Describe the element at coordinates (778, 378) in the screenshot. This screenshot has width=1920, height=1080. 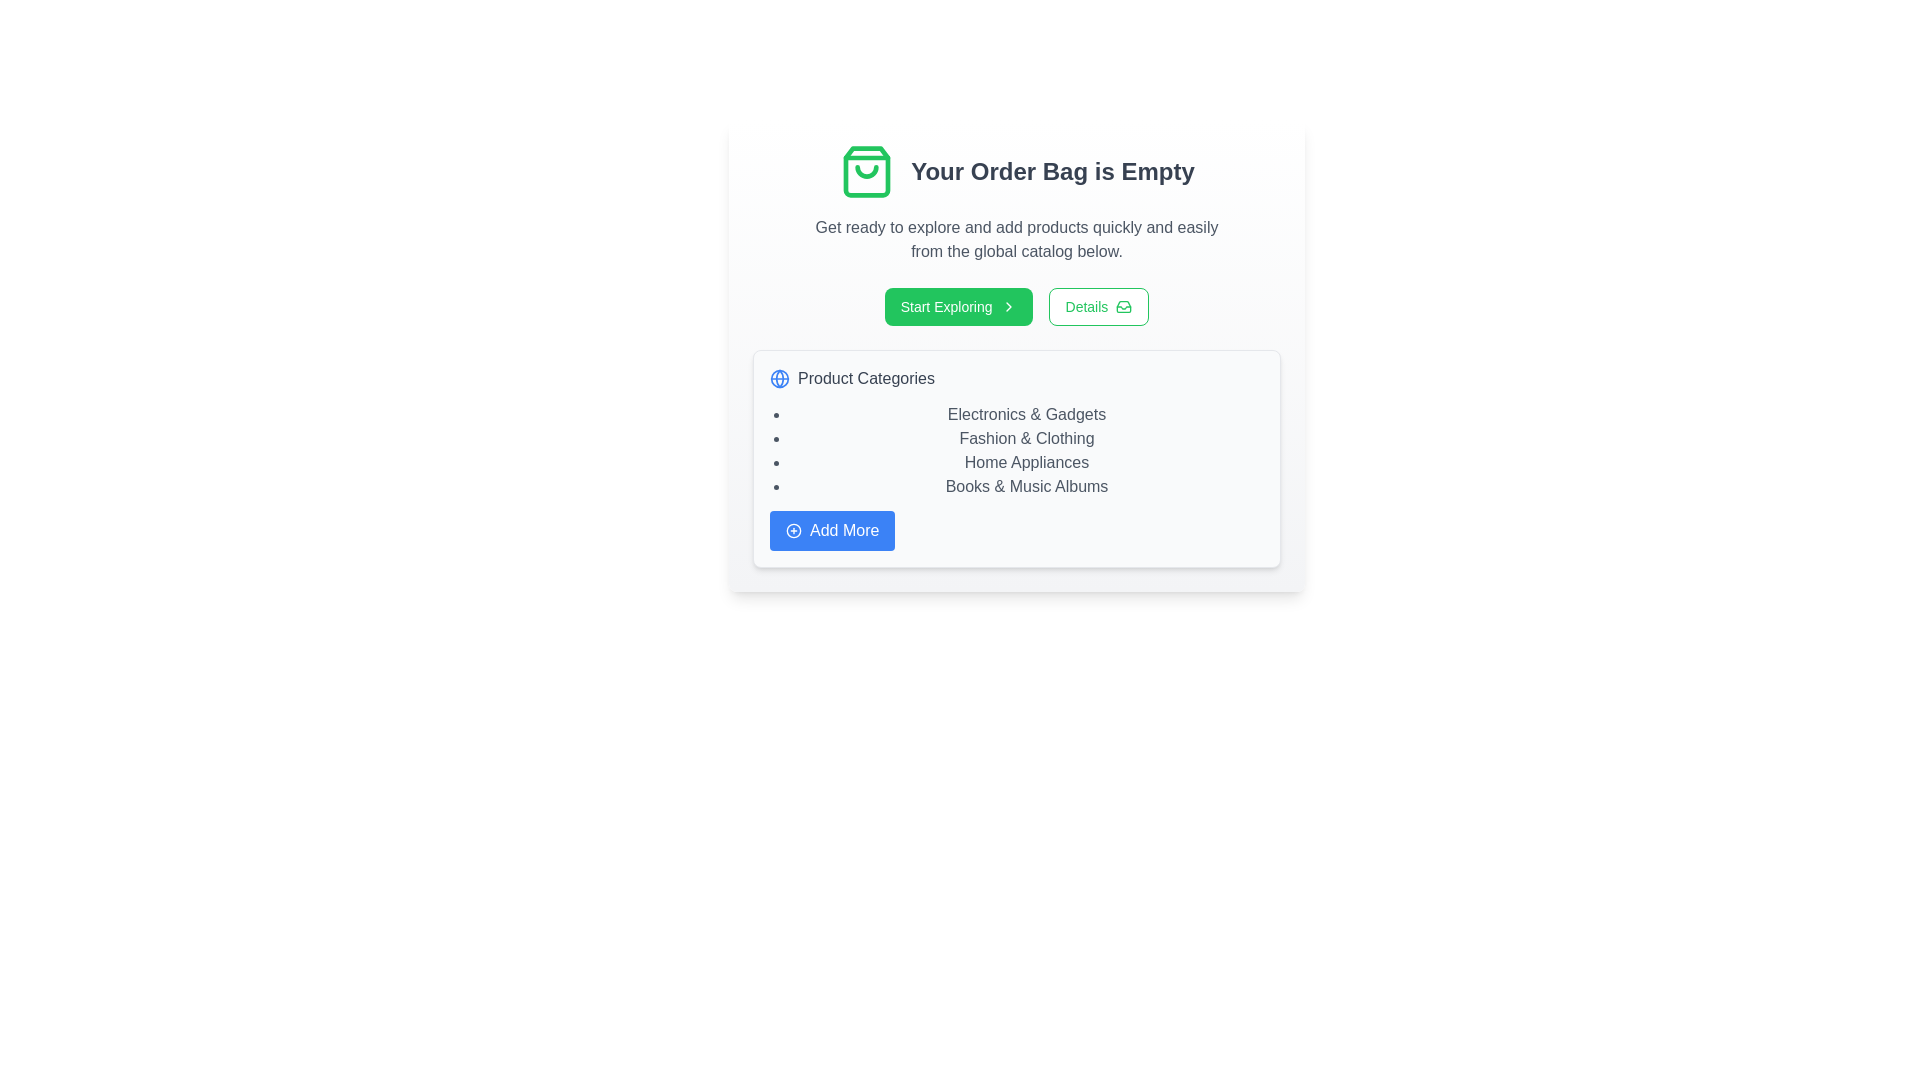
I see `the central circle of the globe icon located to the left of the 'Product Categories' text` at that location.